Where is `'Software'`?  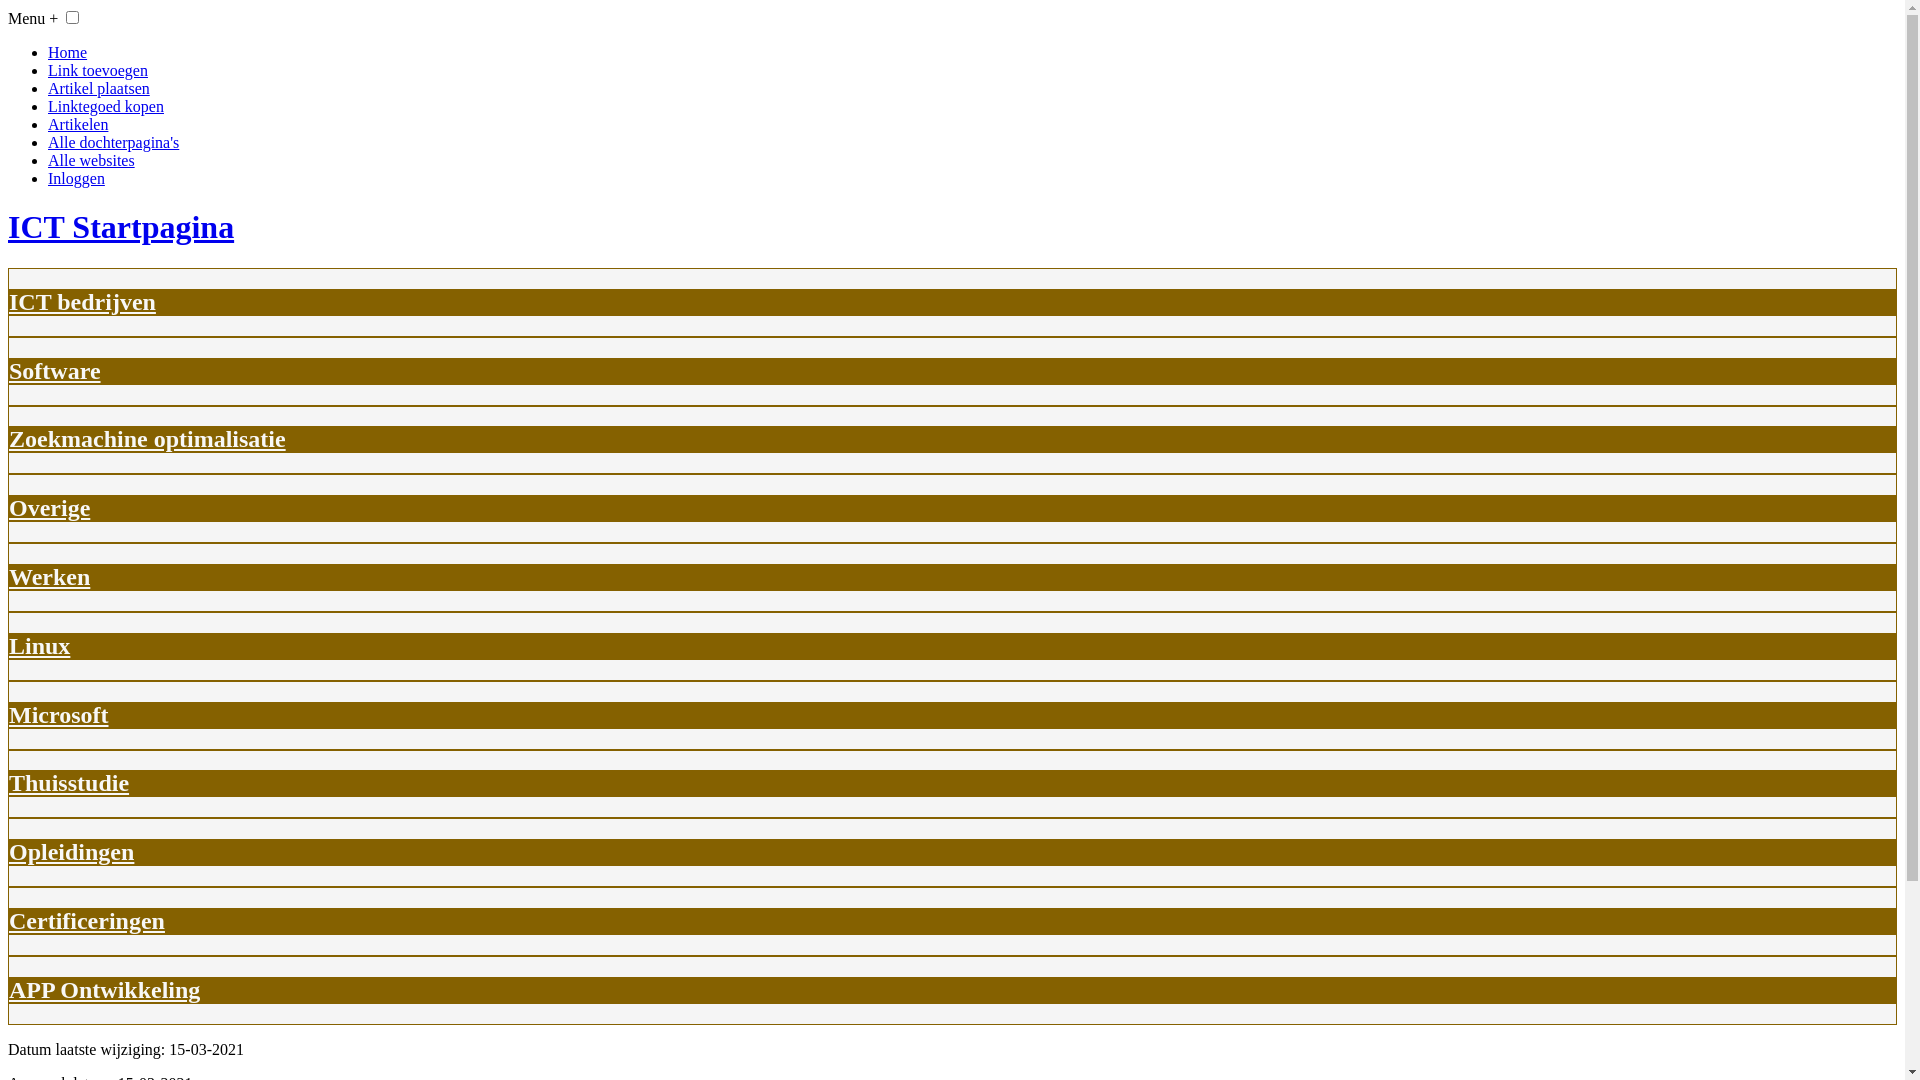 'Software' is located at coordinates (54, 370).